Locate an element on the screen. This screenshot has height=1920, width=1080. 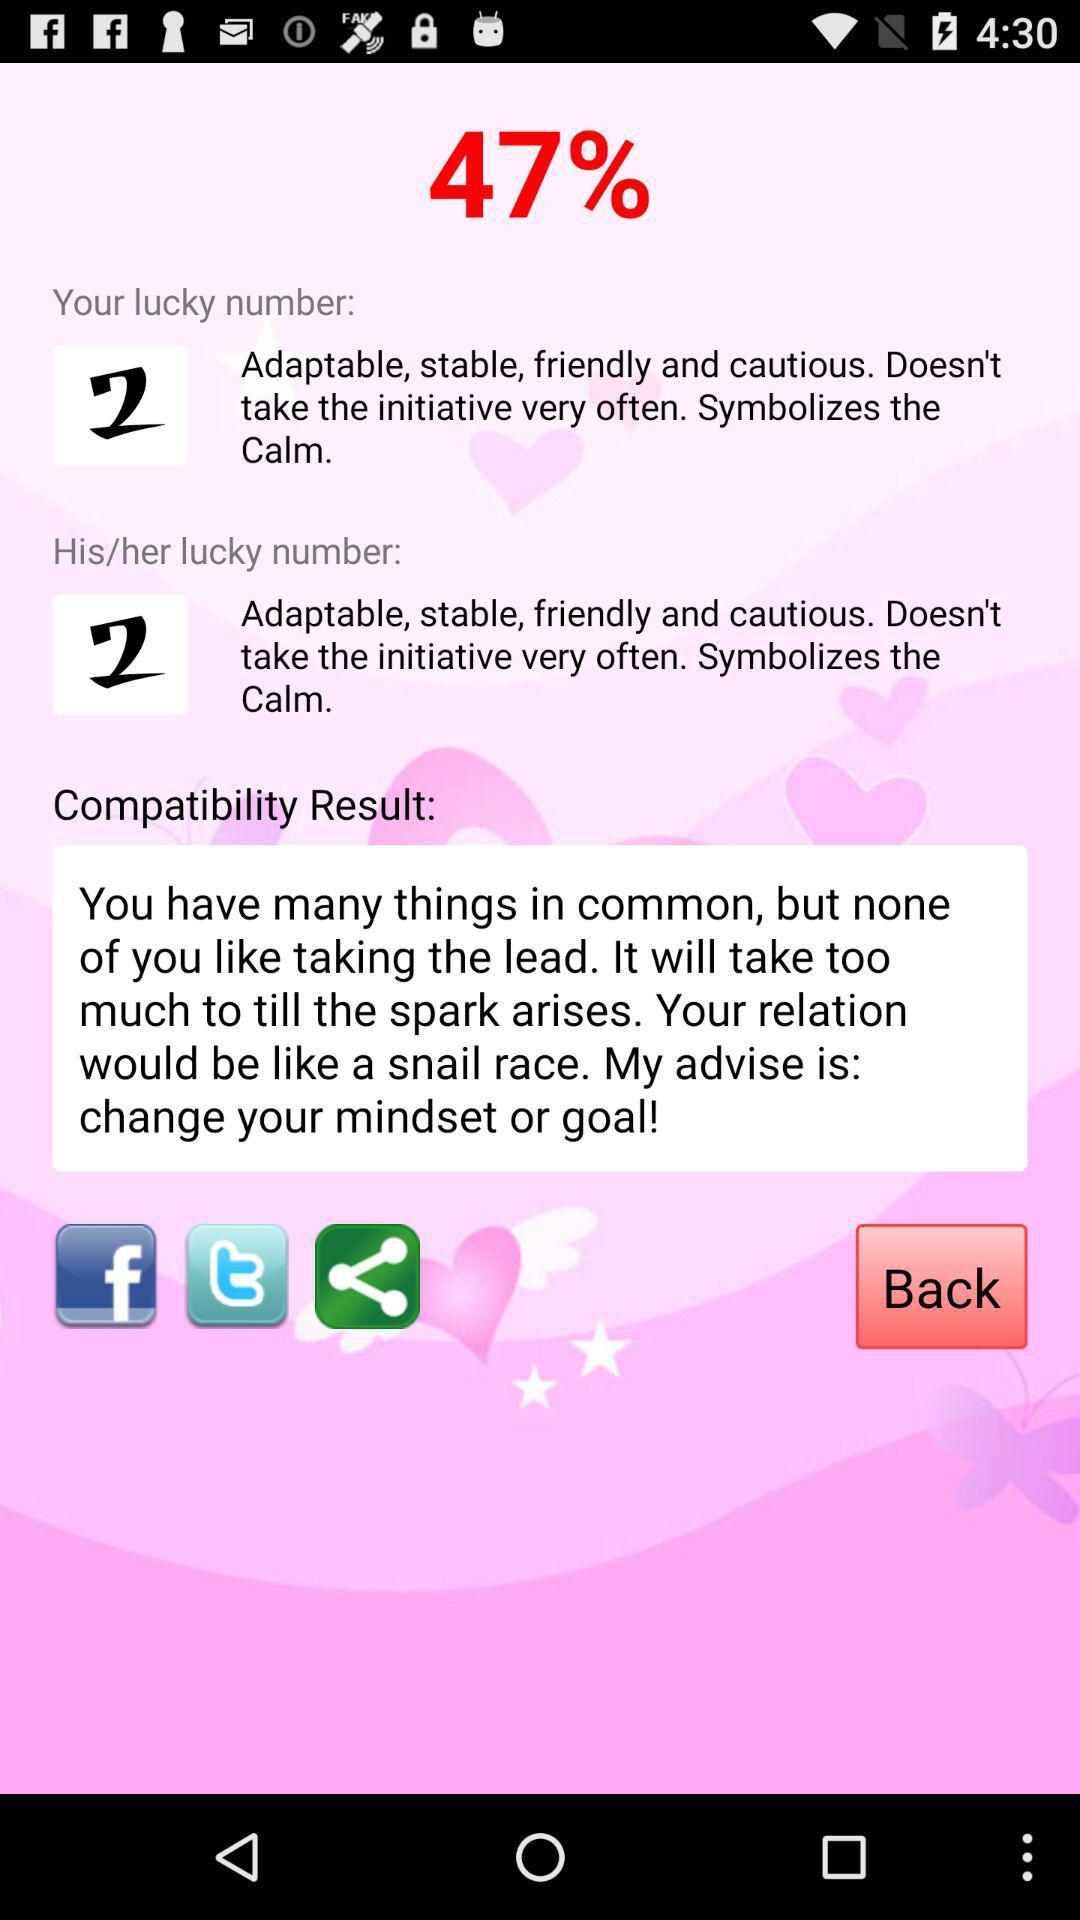
icon next to the back item is located at coordinates (367, 1275).